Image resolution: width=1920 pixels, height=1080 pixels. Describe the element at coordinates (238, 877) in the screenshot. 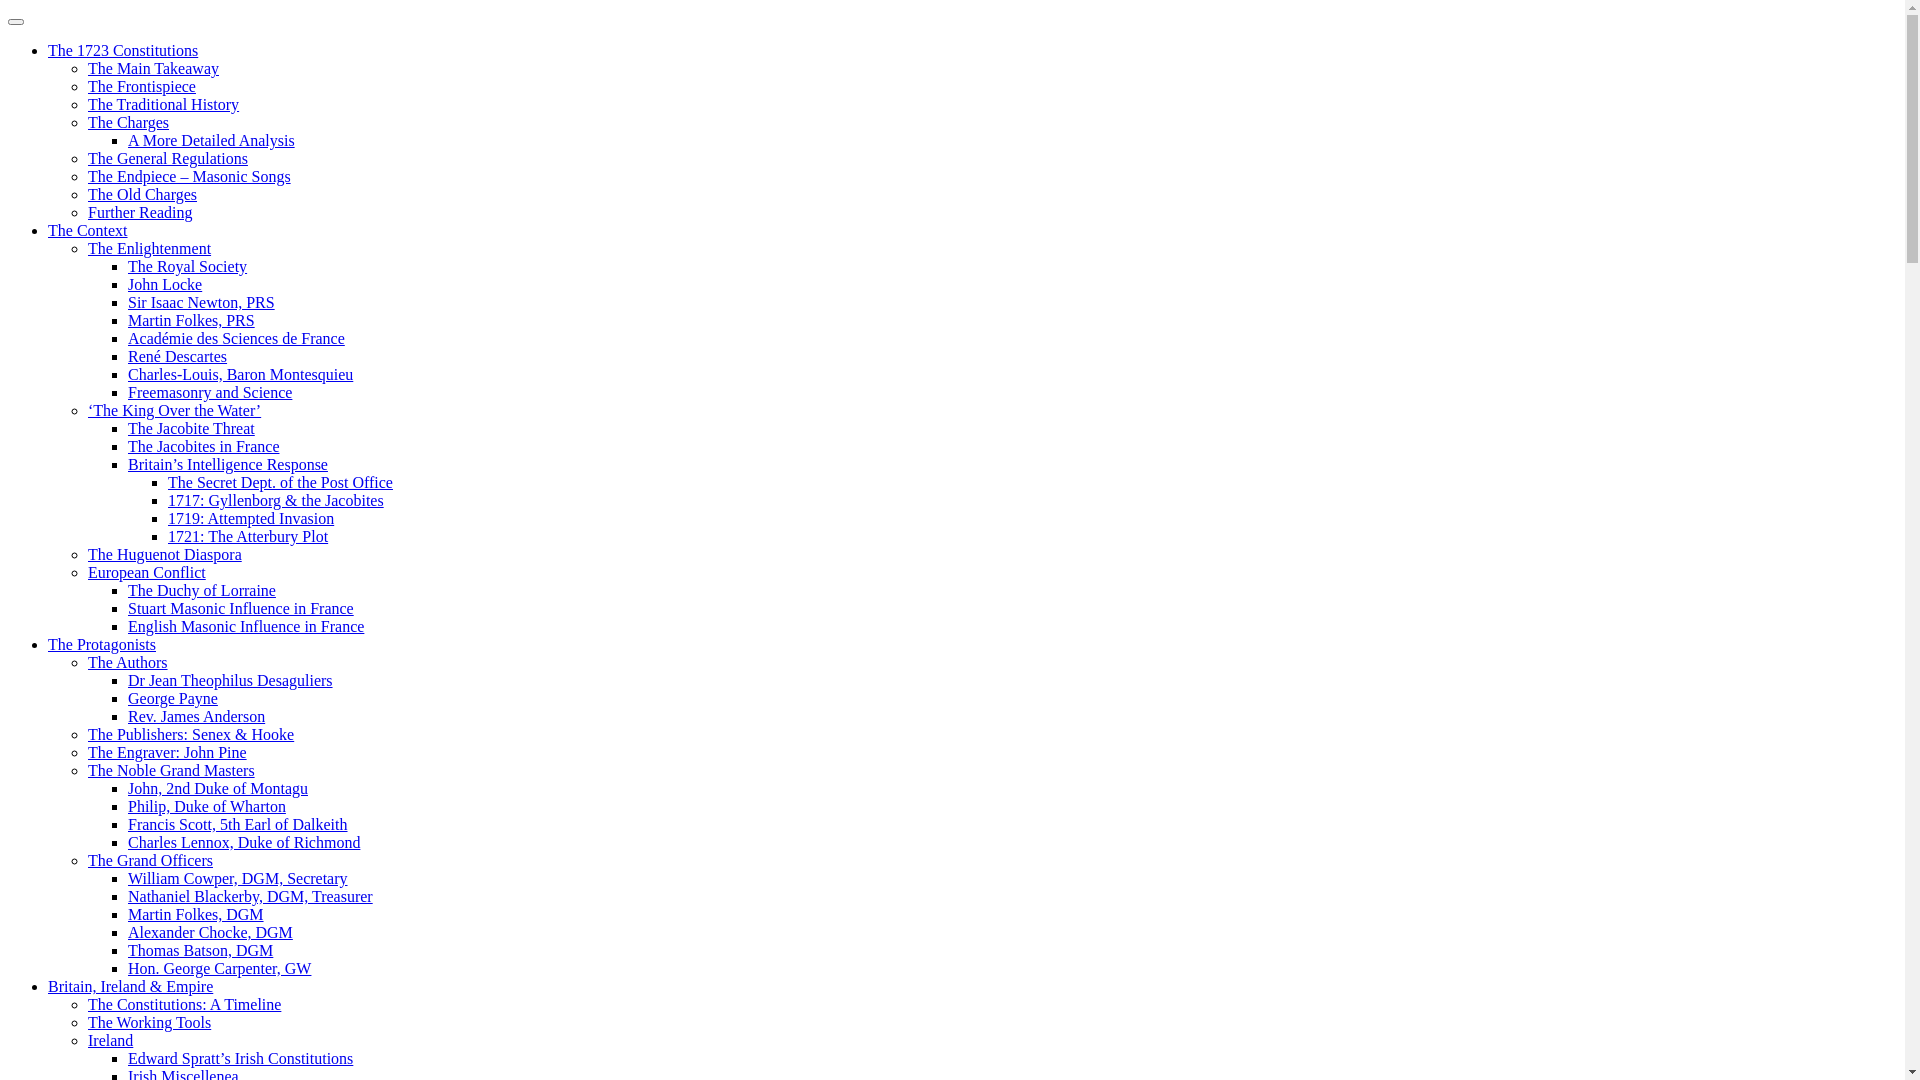

I see `'William Cowper, DGM, Secretary'` at that location.